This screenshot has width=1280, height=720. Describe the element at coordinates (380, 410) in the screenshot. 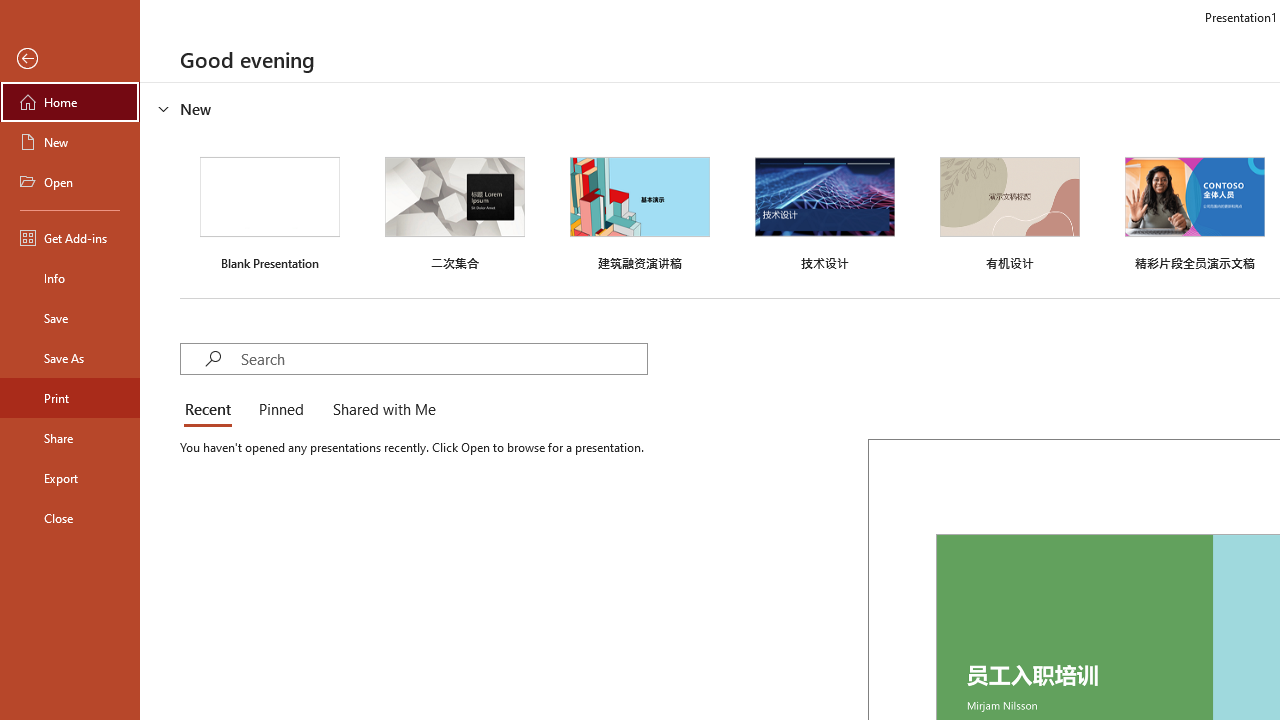

I see `'Shared with Me'` at that location.